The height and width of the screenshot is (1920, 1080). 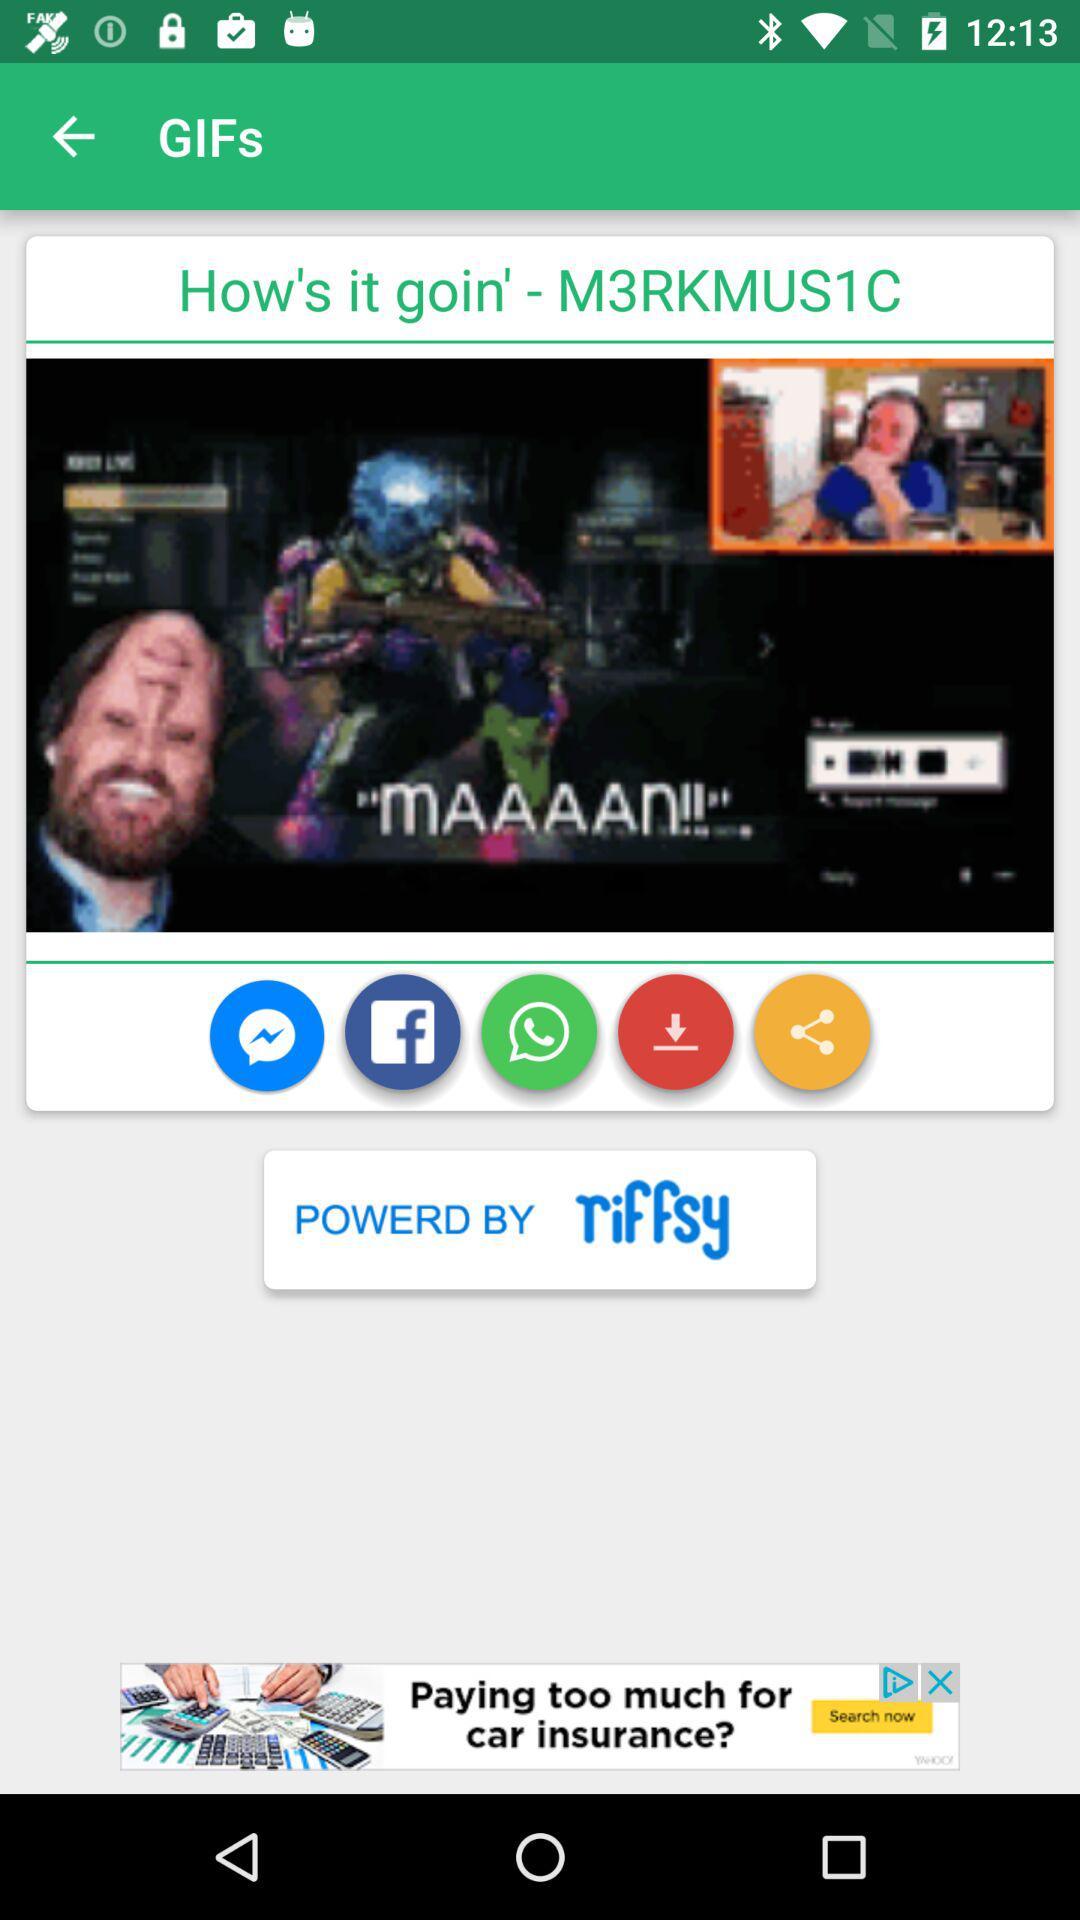 What do you see at coordinates (540, 1218) in the screenshot?
I see `the tab which is below the watsapp` at bounding box center [540, 1218].